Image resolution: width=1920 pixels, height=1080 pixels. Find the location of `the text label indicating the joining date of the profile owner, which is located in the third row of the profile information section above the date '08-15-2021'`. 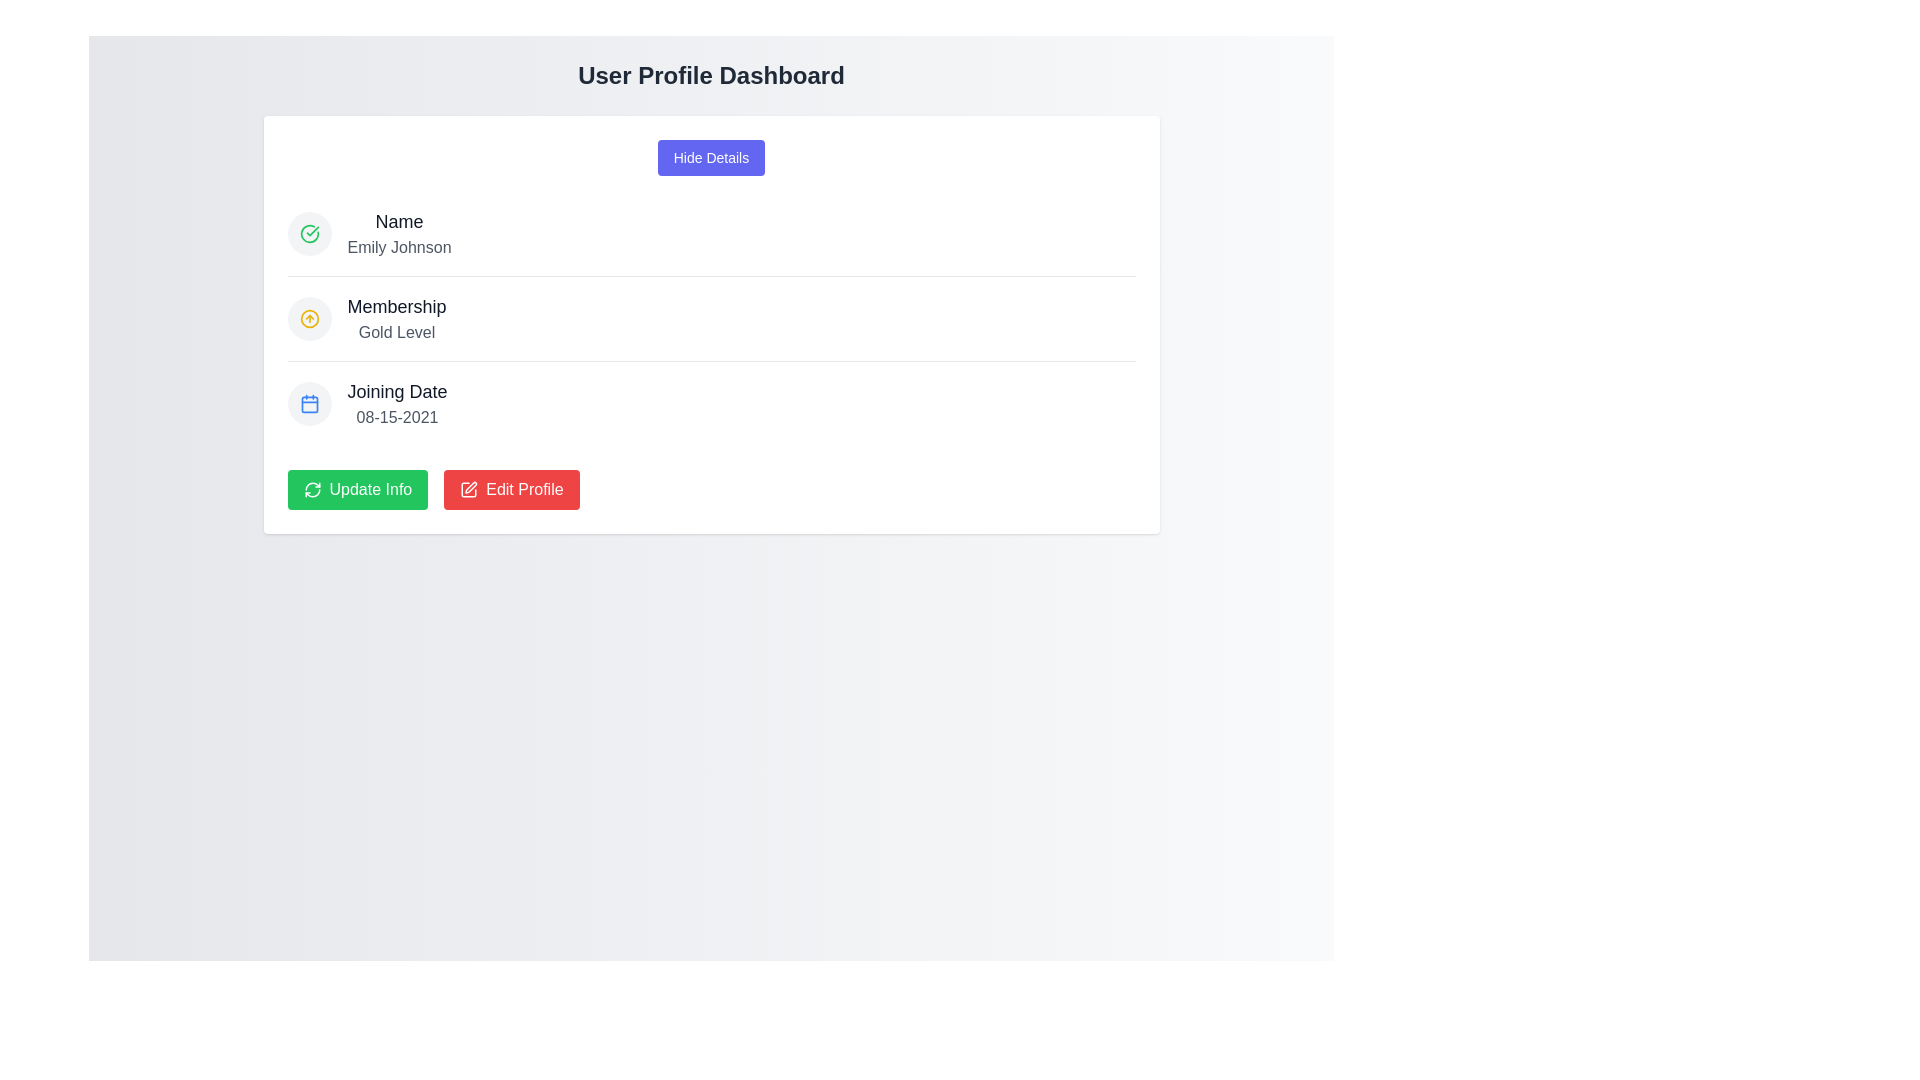

the text label indicating the joining date of the profile owner, which is located in the third row of the profile information section above the date '08-15-2021' is located at coordinates (397, 392).